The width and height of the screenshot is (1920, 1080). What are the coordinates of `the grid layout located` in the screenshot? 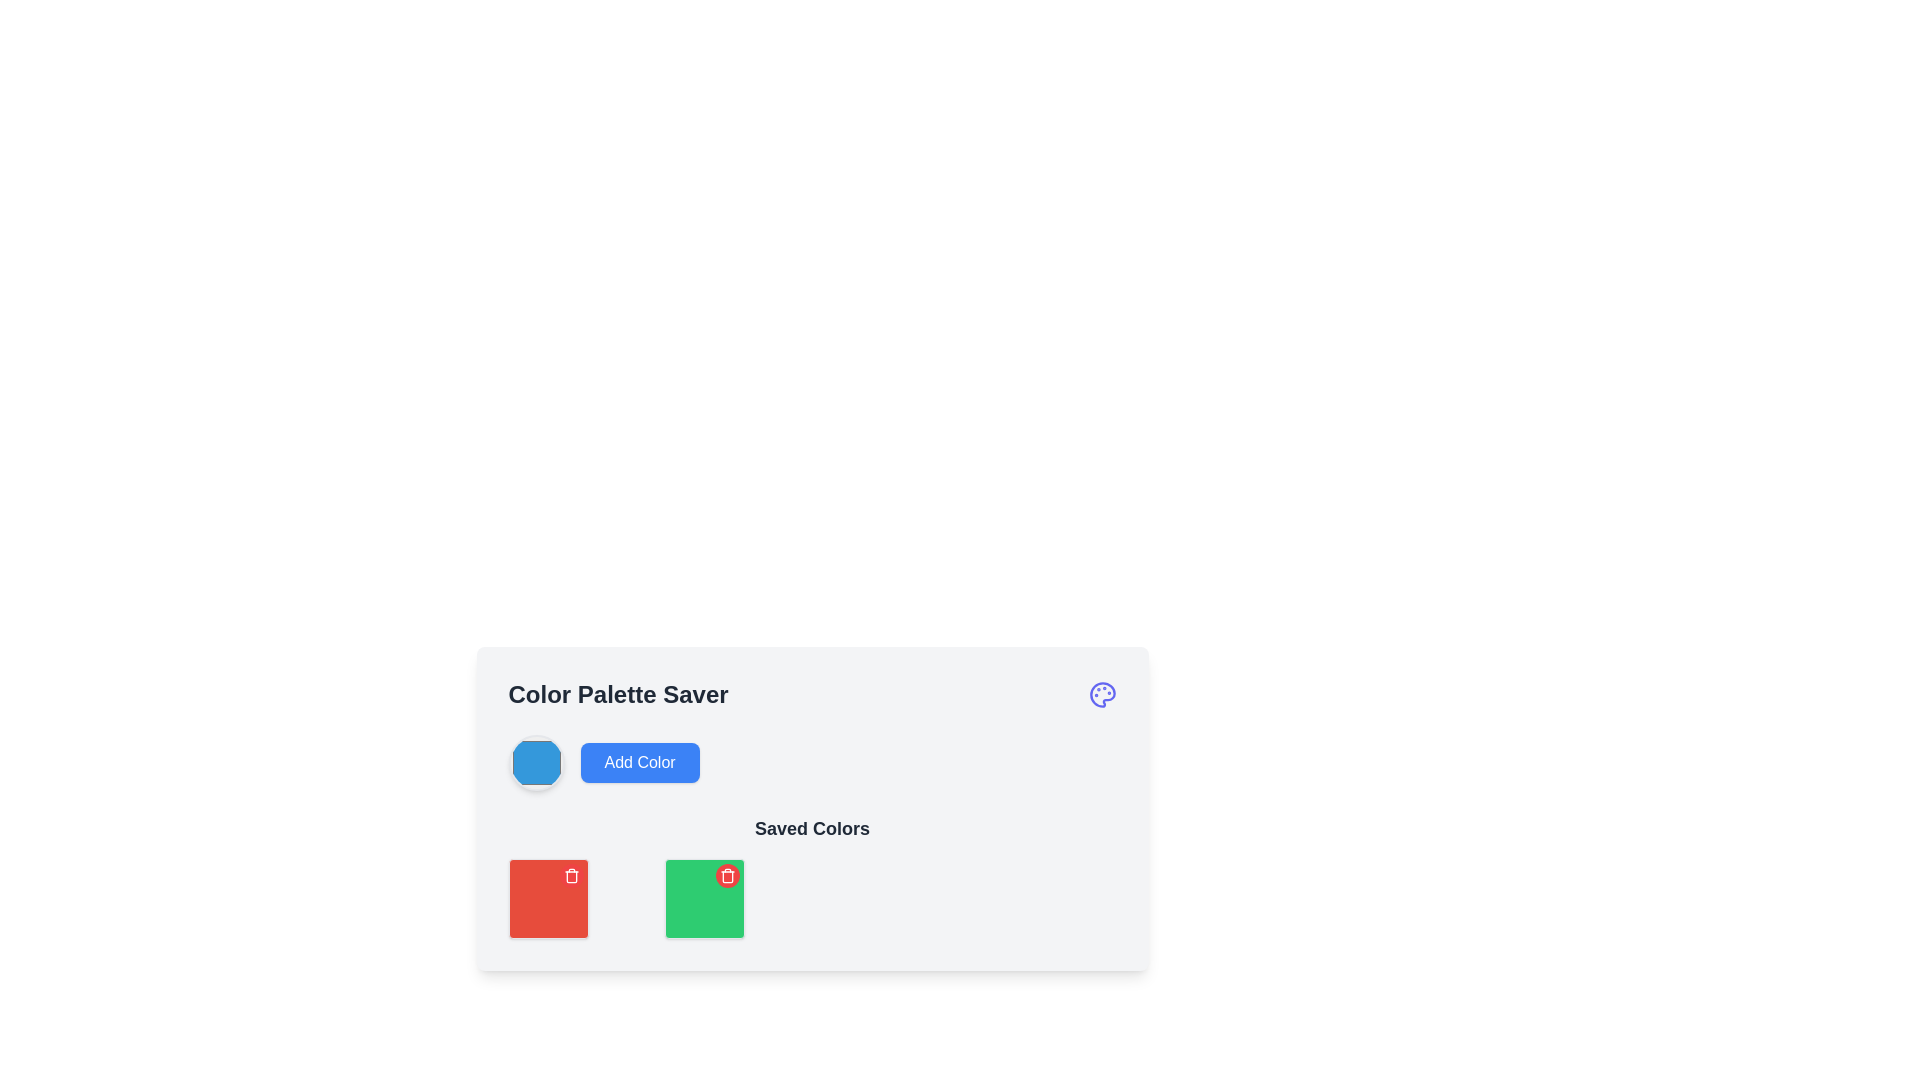 It's located at (812, 897).